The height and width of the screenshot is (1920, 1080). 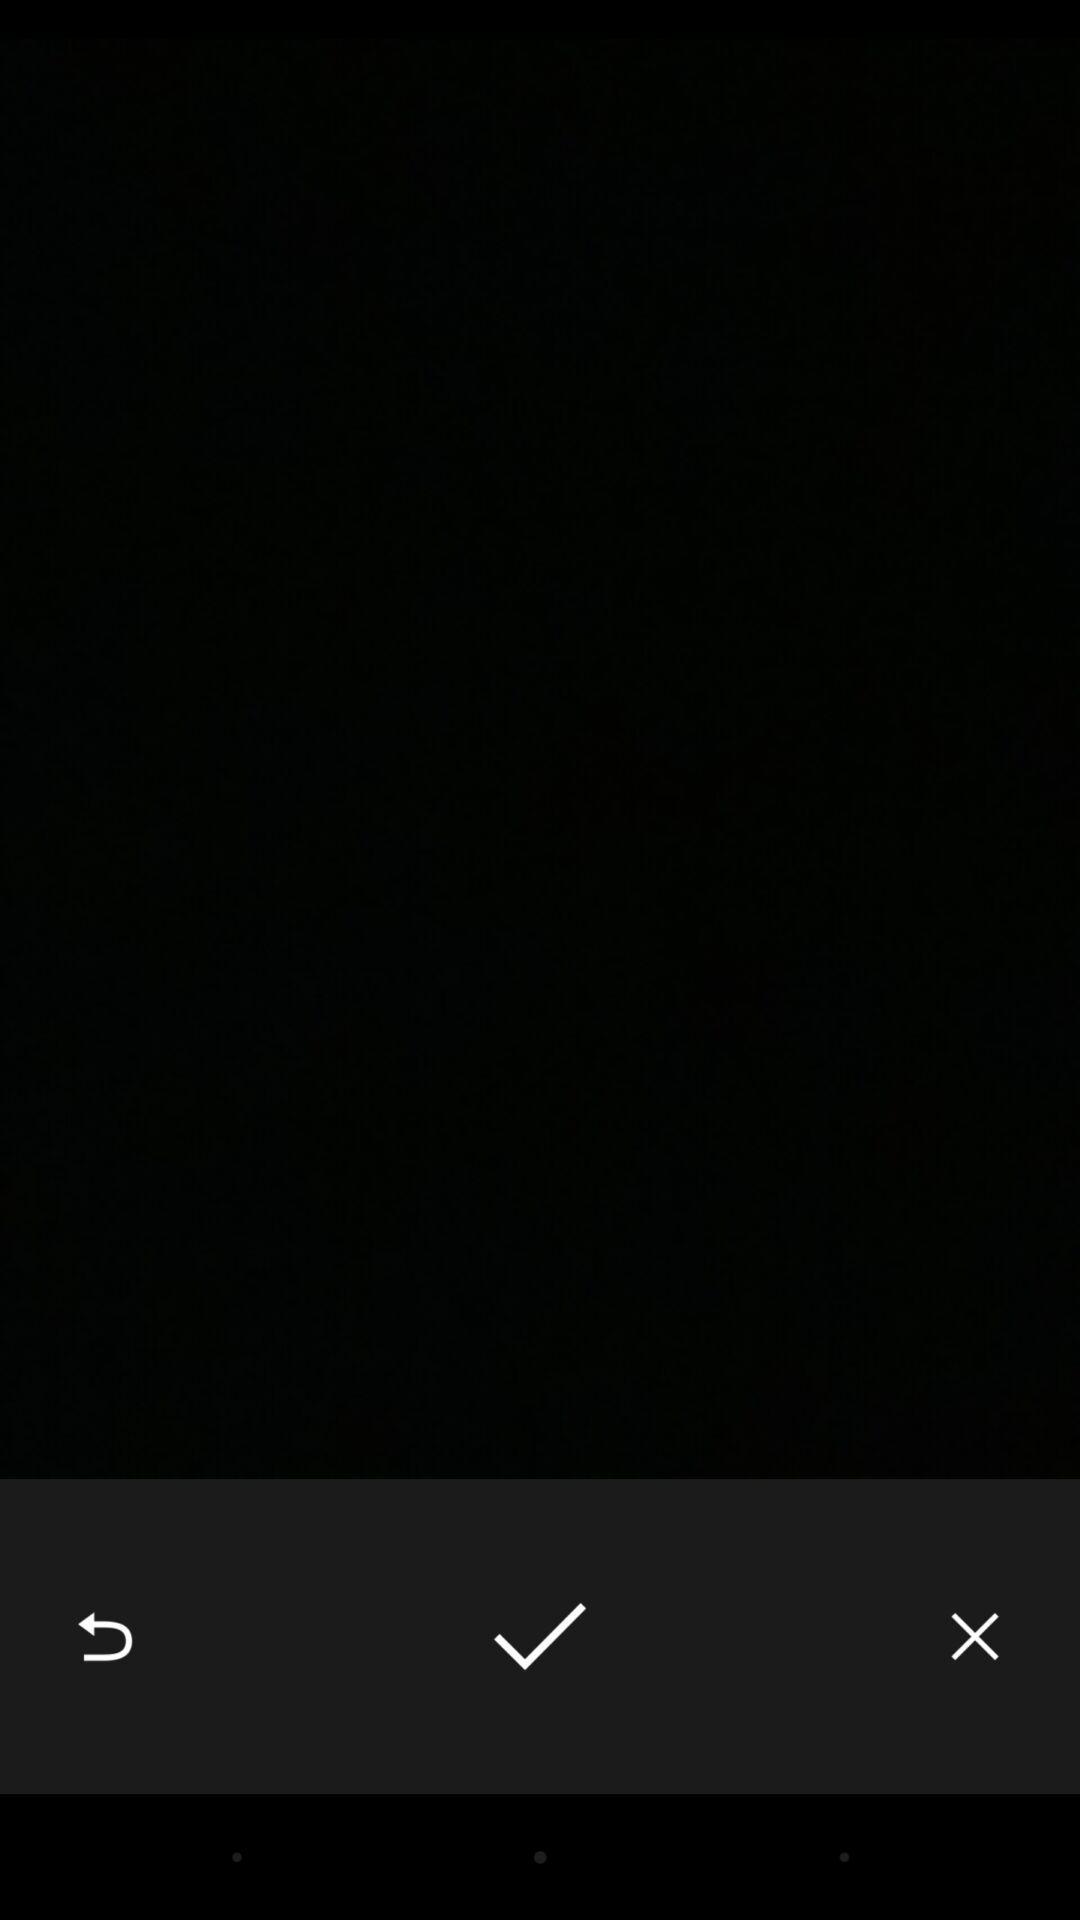 I want to click on icon at the bottom left corner, so click(x=104, y=1636).